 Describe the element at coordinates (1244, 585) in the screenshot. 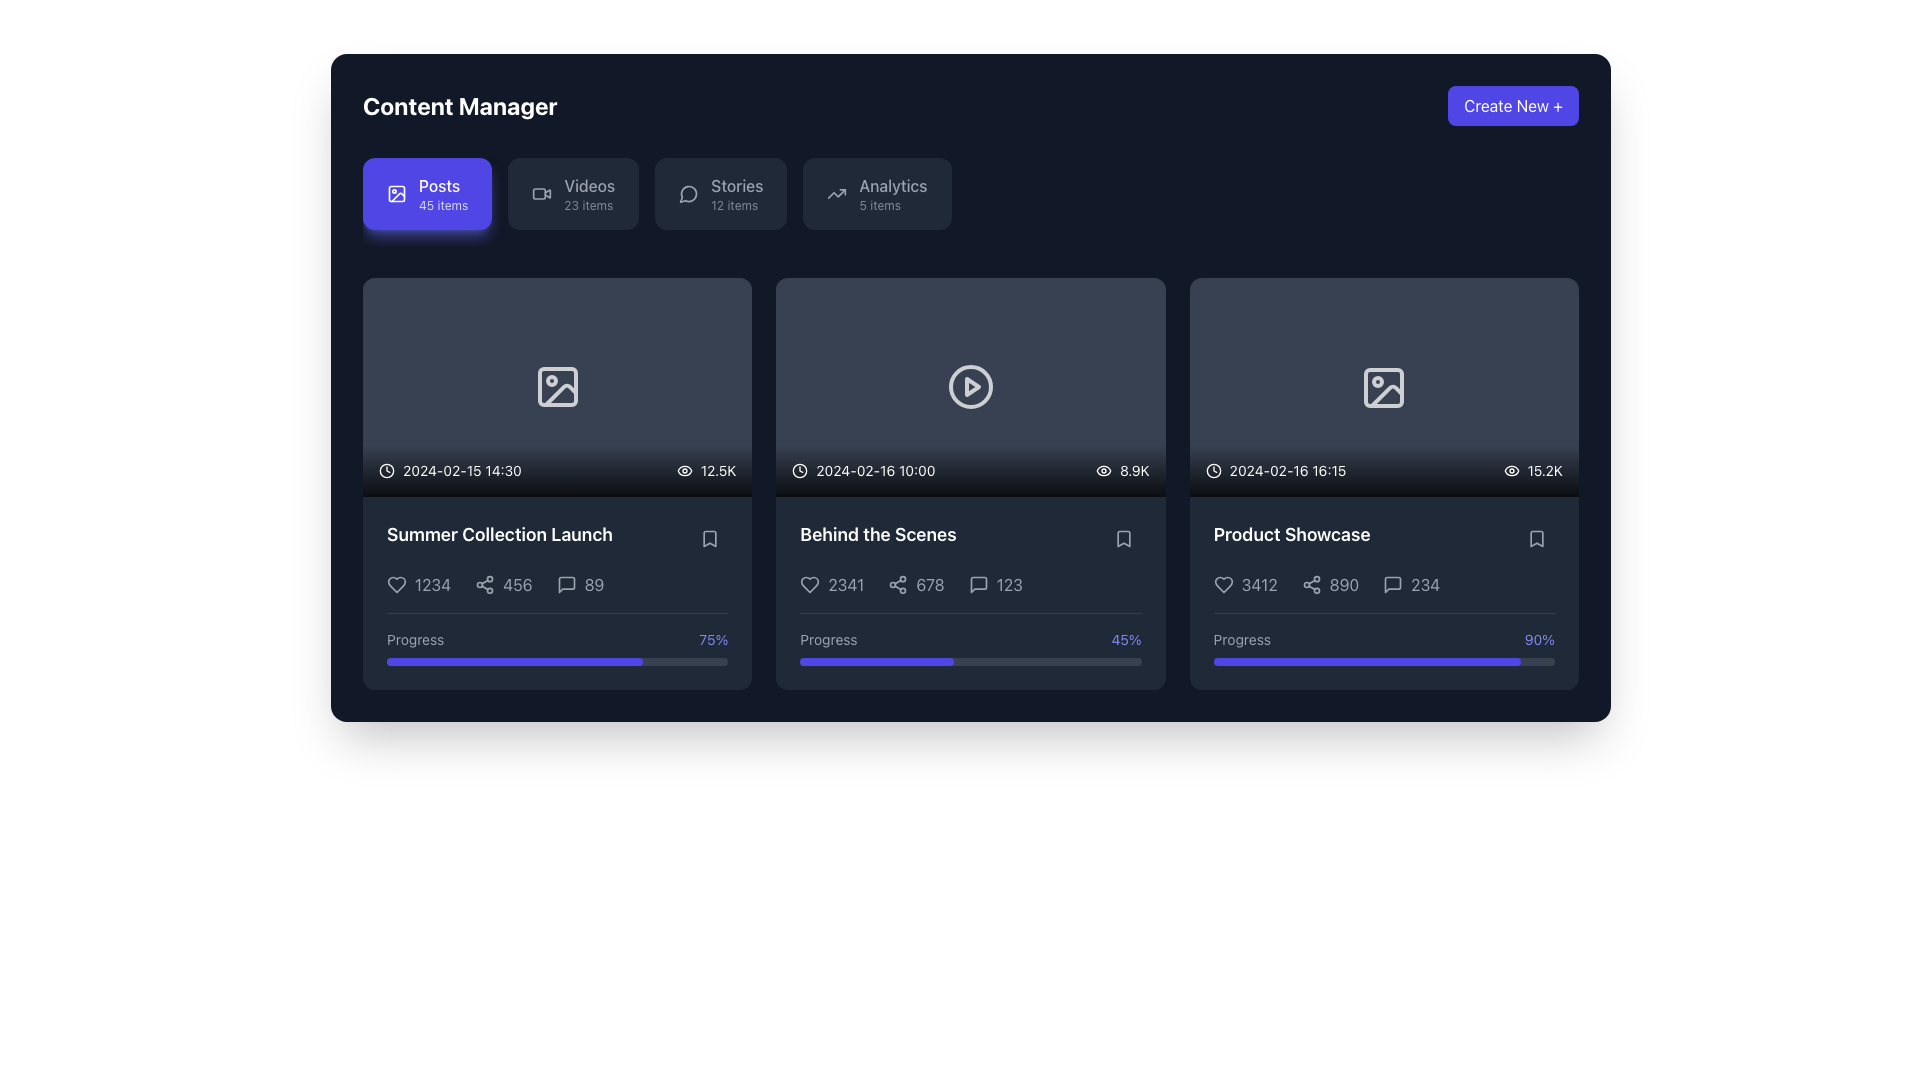

I see `the text label displaying the count of 'likes' or 'favorites' located in the bottom section of the third card in the 'Product Showcase', positioned next to share and comment icons` at that location.